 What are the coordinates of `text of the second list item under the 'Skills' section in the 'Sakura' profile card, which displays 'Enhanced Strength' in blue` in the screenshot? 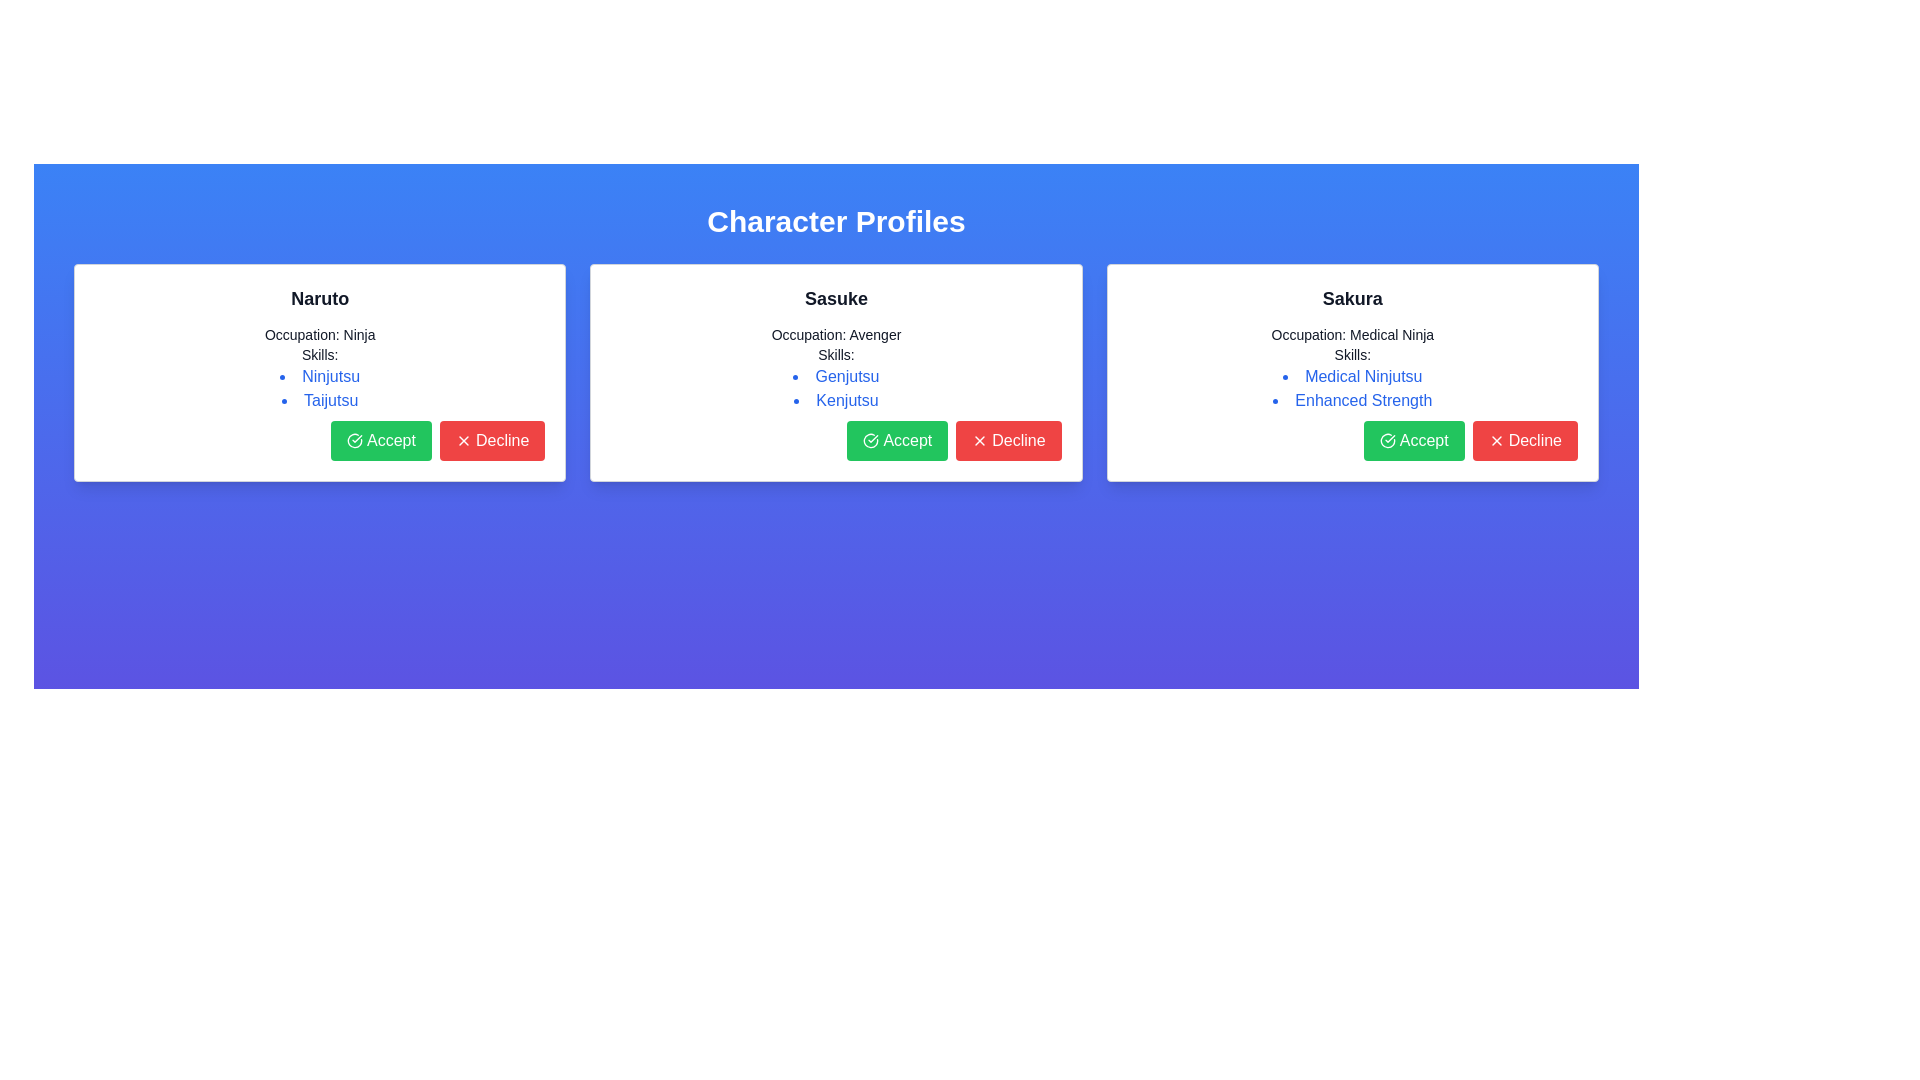 It's located at (1352, 401).